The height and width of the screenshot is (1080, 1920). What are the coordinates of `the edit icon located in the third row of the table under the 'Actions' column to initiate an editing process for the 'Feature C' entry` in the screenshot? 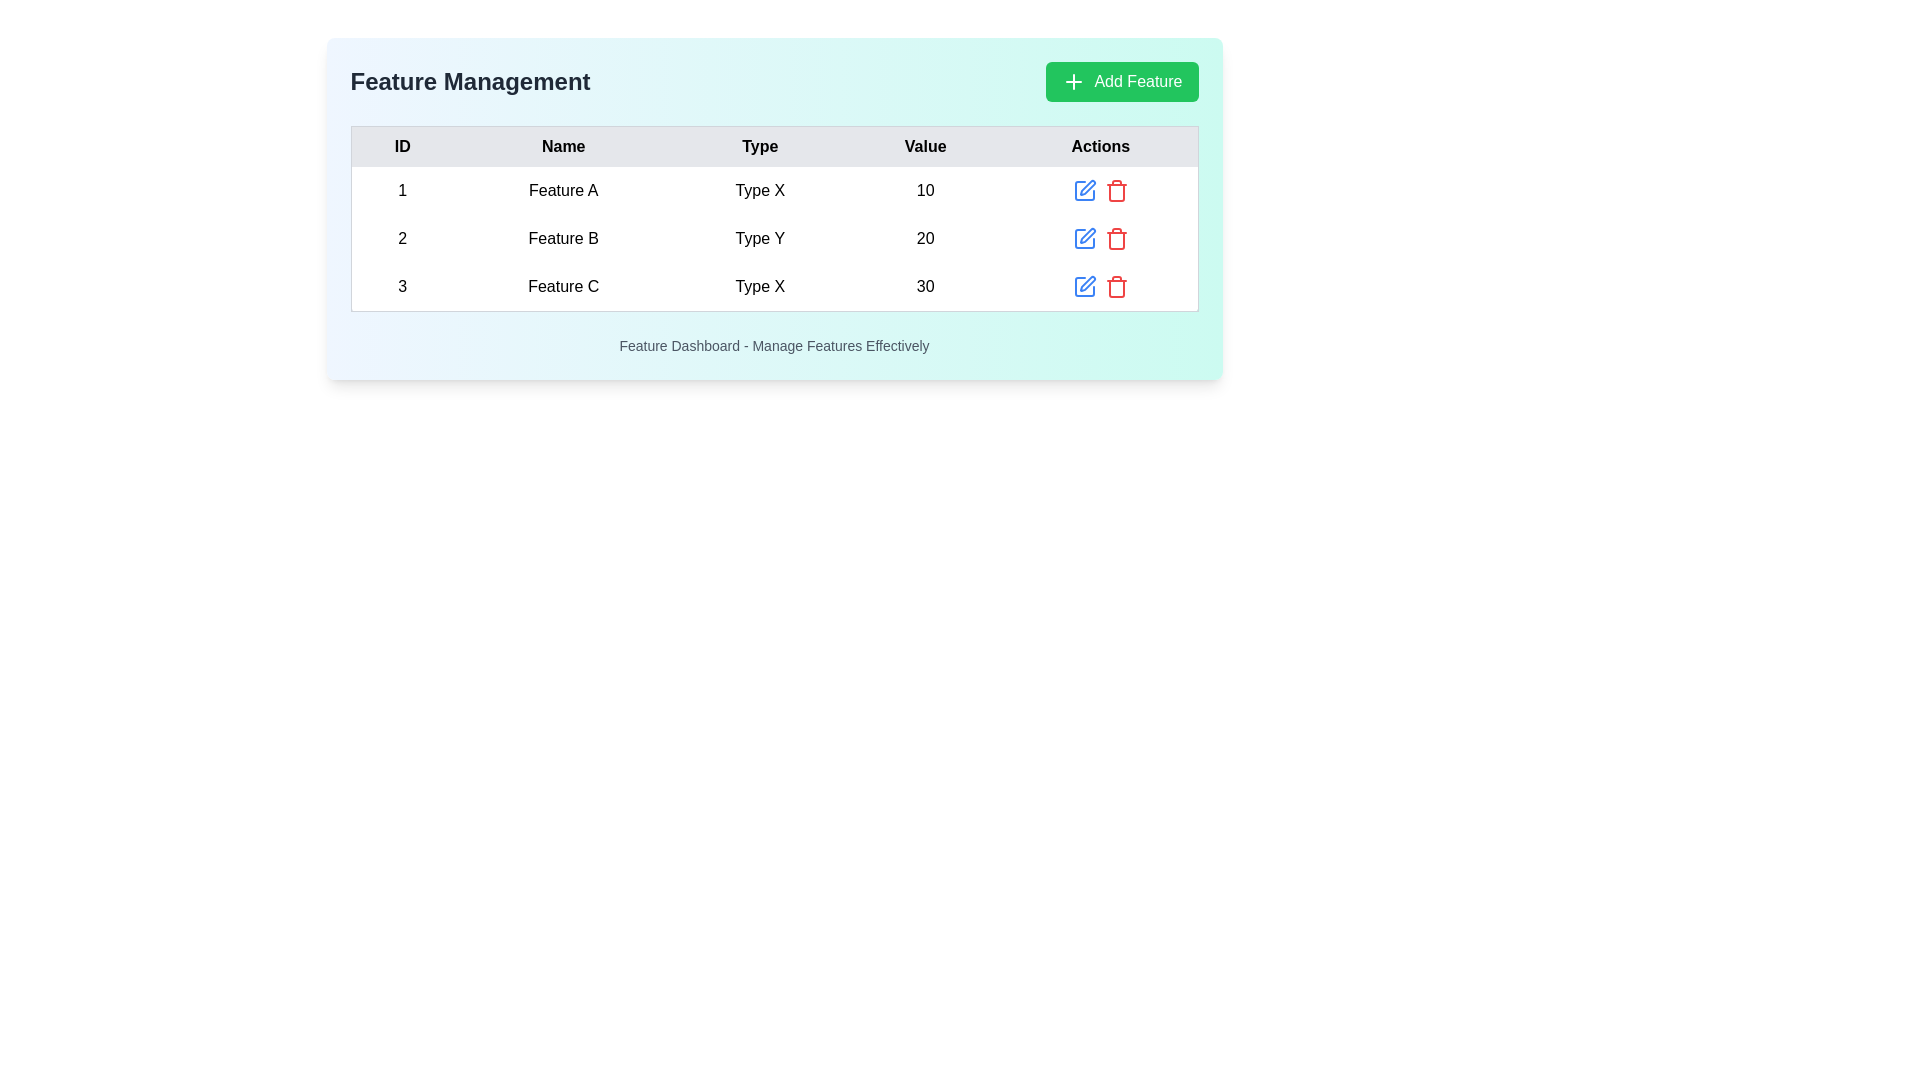 It's located at (1083, 286).